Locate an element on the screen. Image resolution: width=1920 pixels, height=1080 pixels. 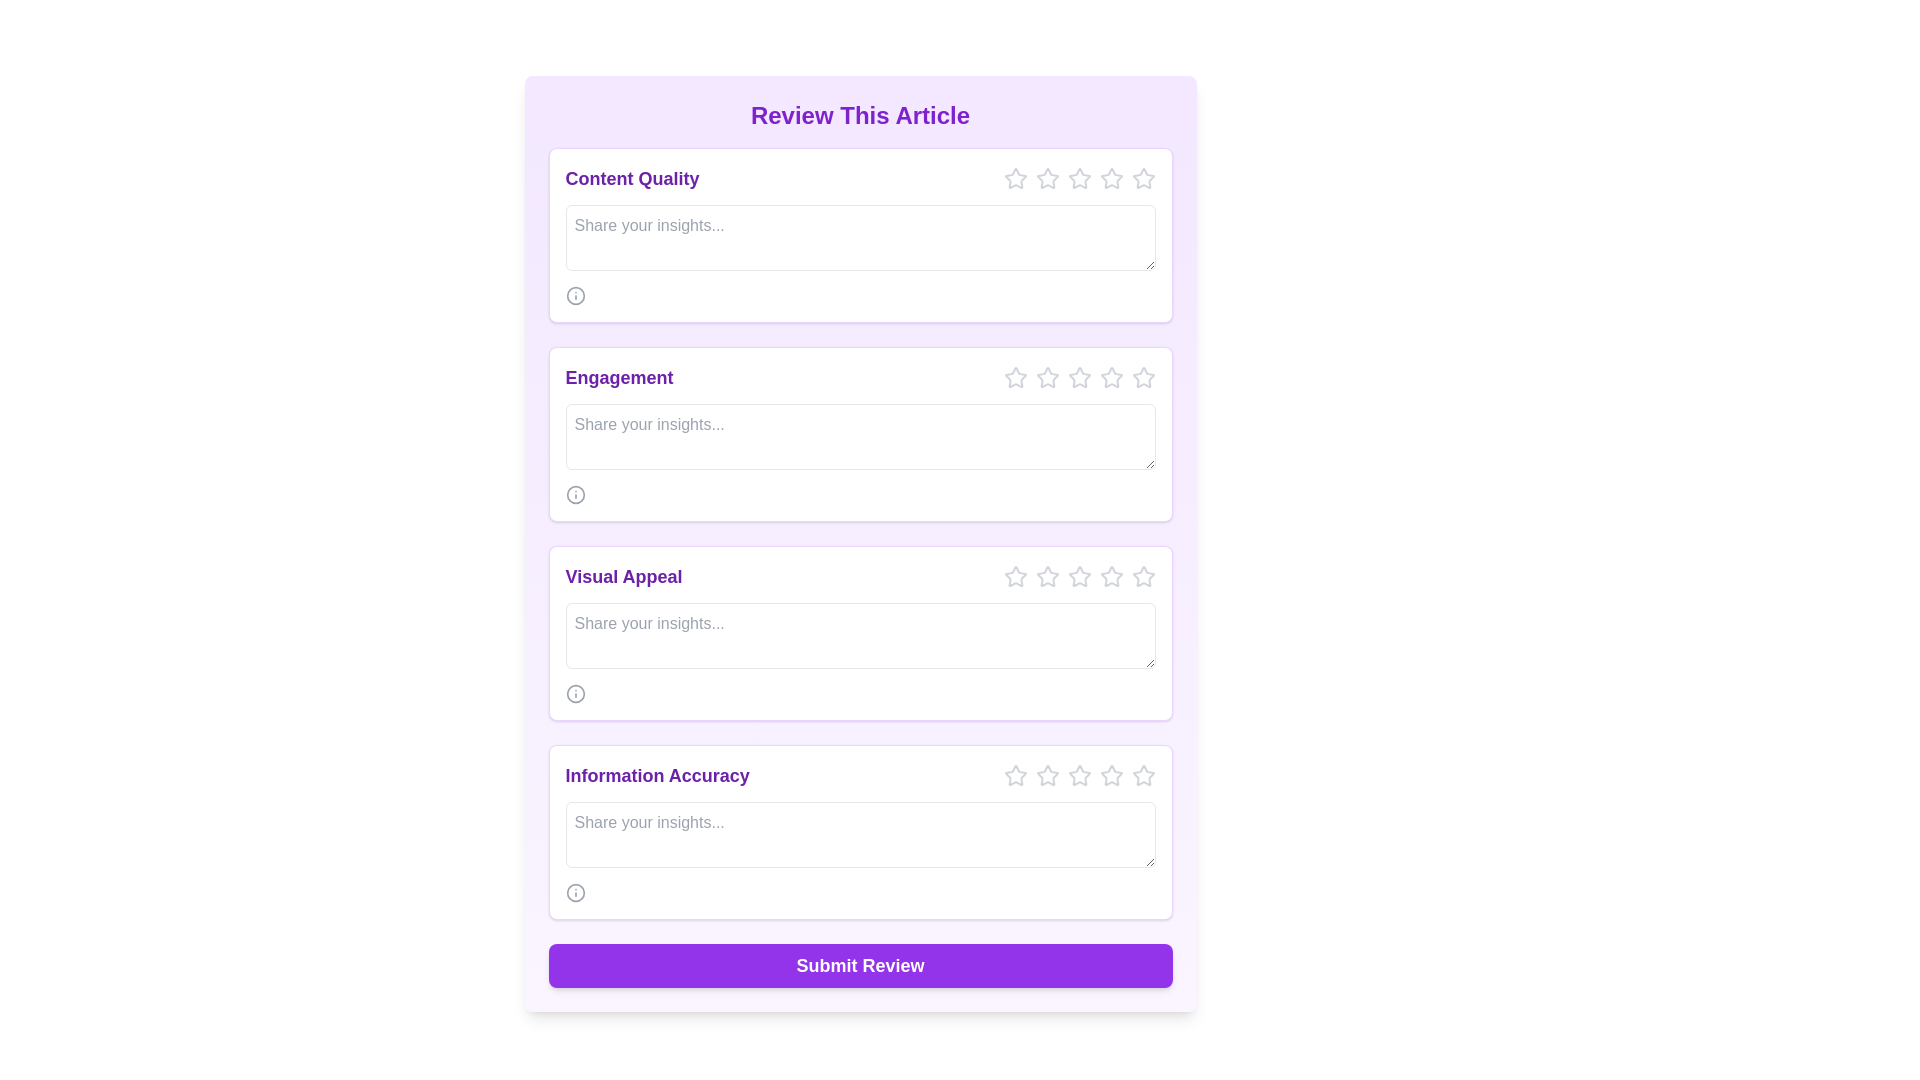
the fifth star icon, which is light gray and represents an unselected state, to rate the content quality is located at coordinates (1143, 177).